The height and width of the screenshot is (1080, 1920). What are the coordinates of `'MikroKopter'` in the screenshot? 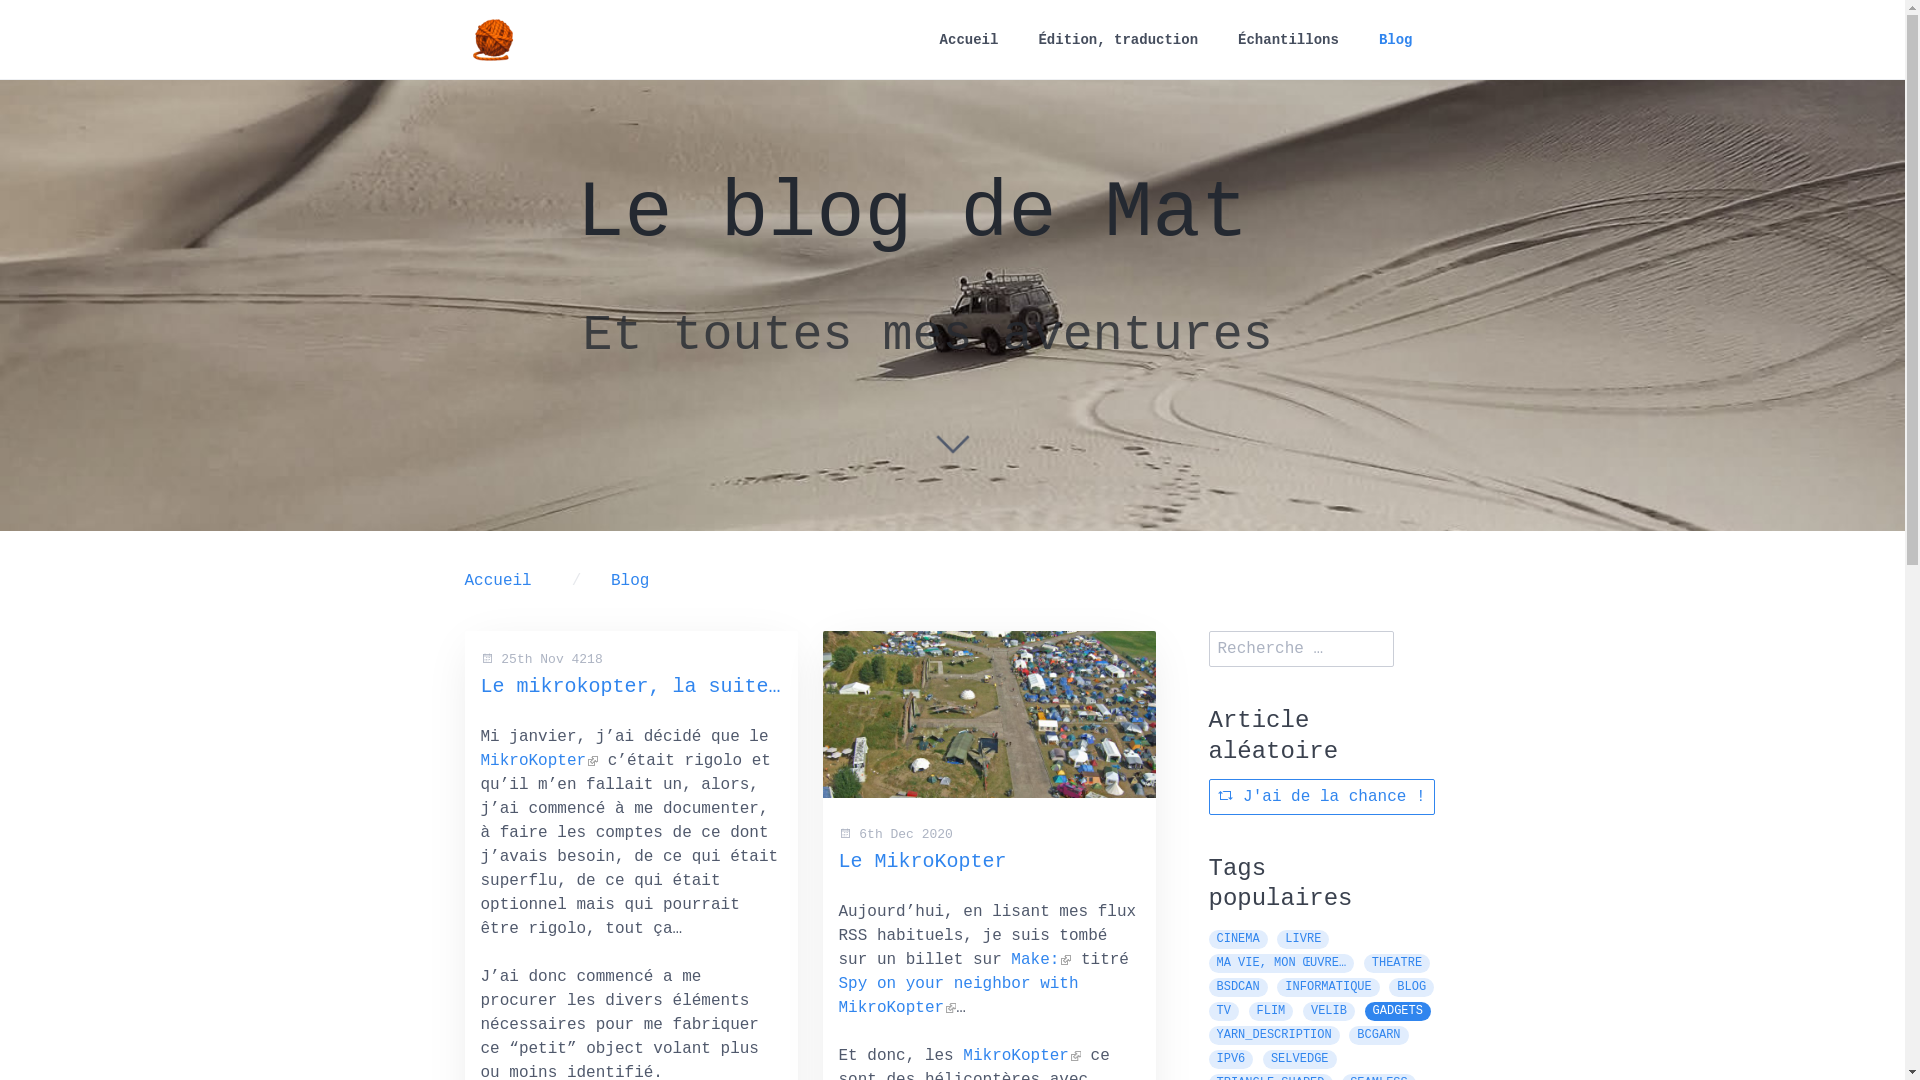 It's located at (1022, 1054).